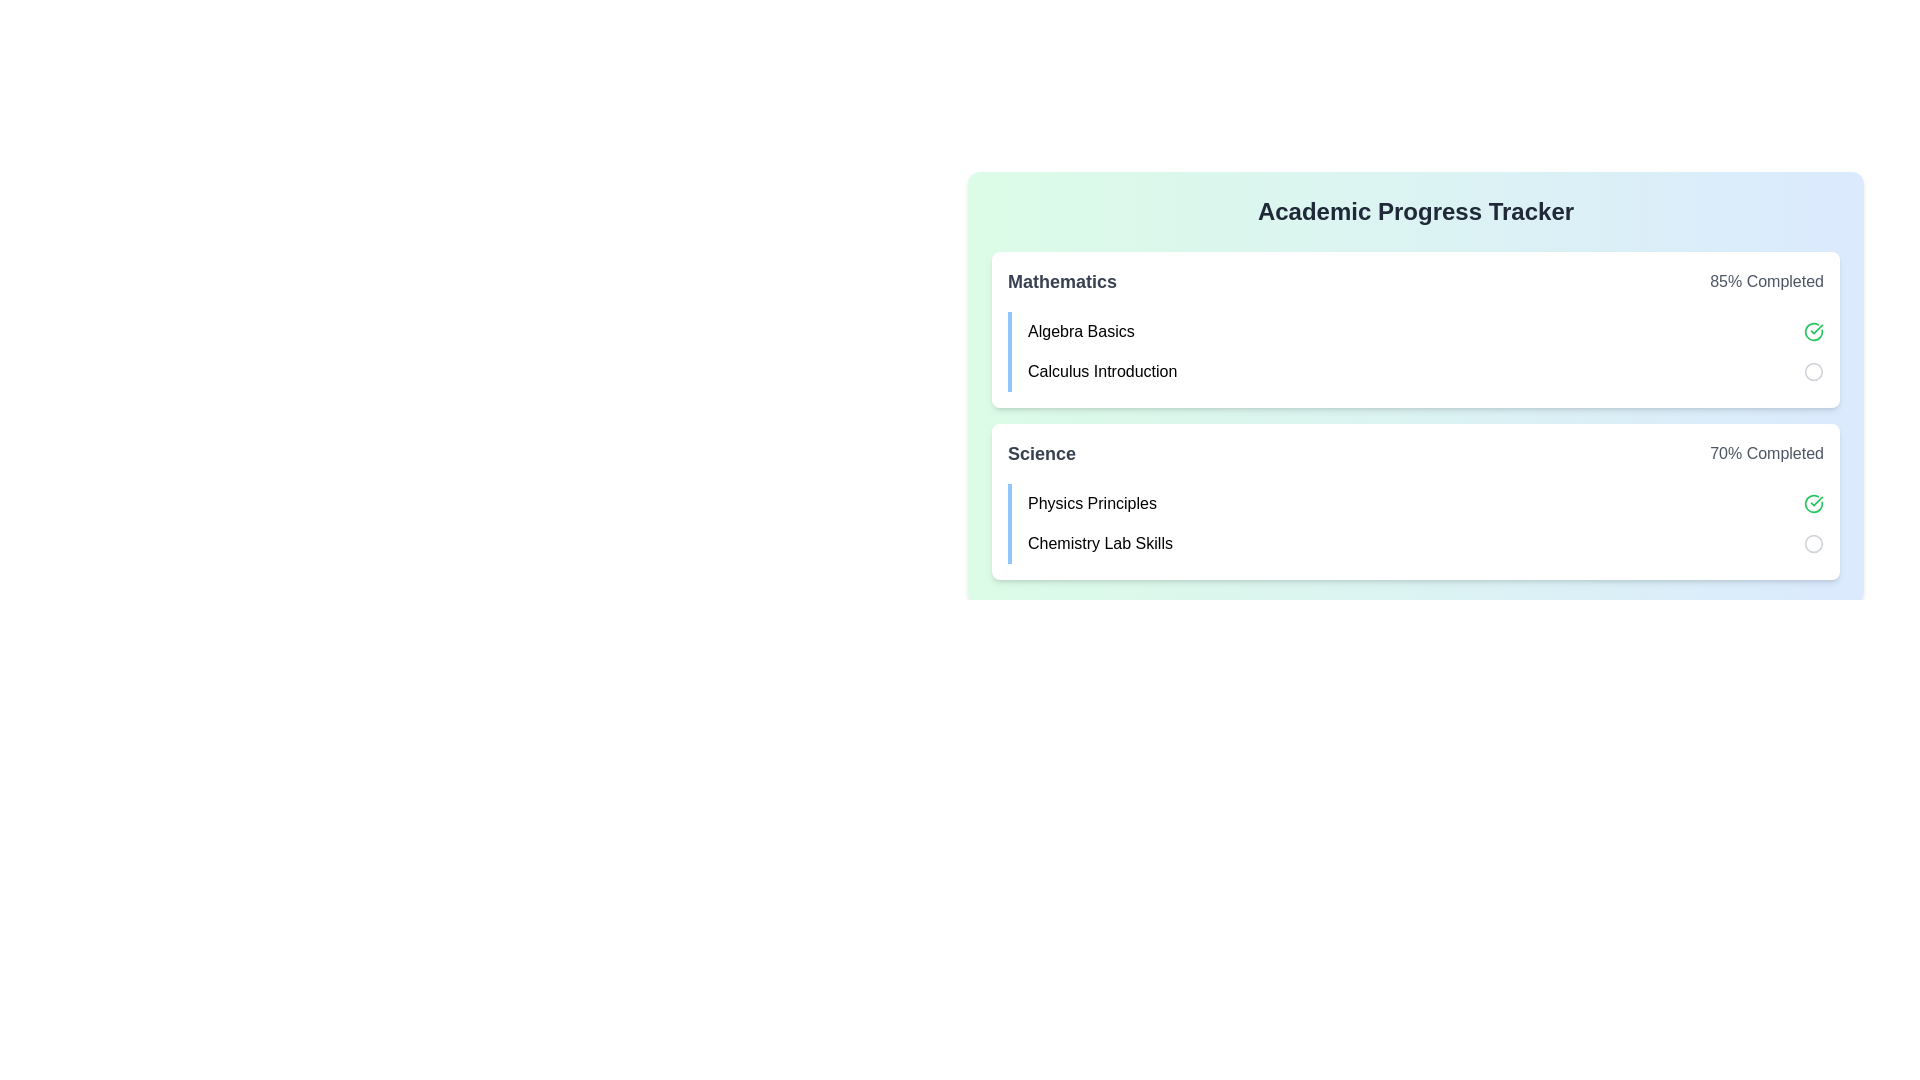 This screenshot has width=1920, height=1080. What do you see at coordinates (1091, 503) in the screenshot?
I see `the static text element representing the educational topic in the 'Science' section` at bounding box center [1091, 503].